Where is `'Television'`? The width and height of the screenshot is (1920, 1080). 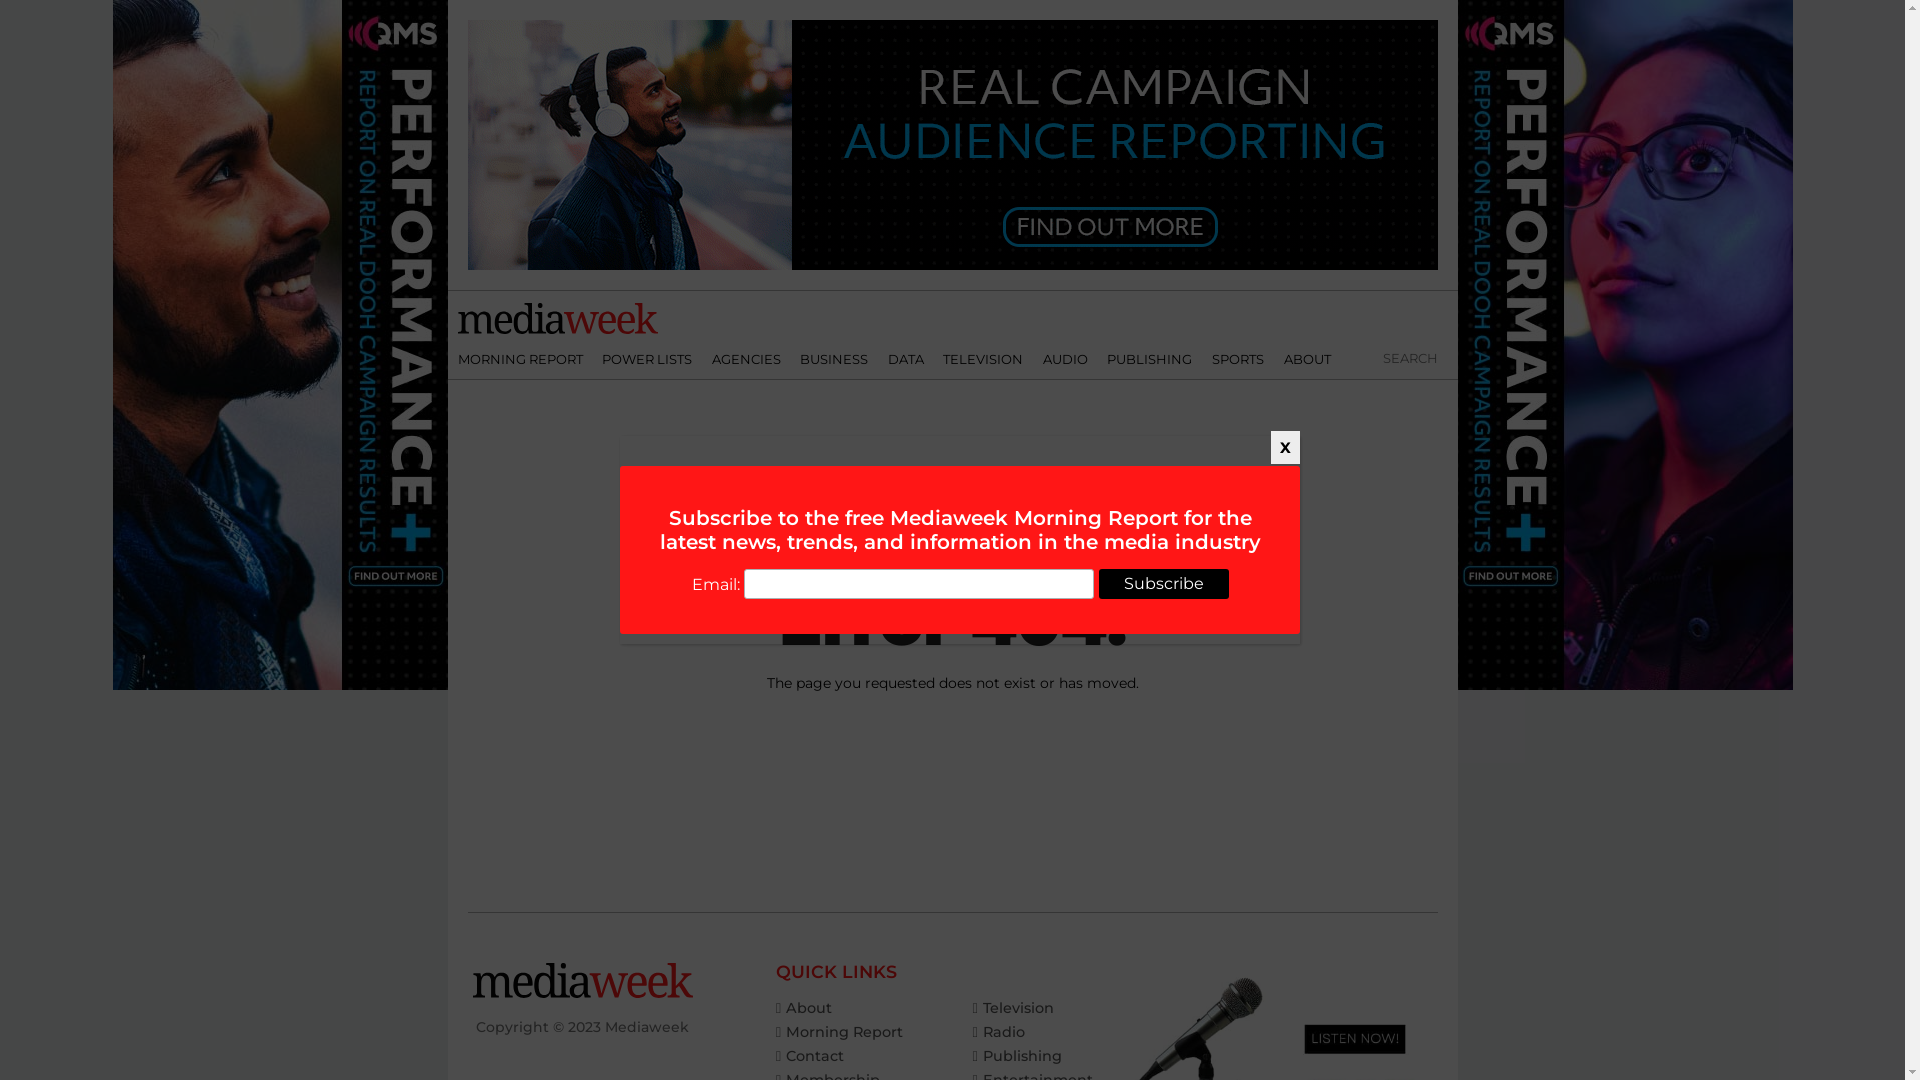 'Television' is located at coordinates (1012, 1007).